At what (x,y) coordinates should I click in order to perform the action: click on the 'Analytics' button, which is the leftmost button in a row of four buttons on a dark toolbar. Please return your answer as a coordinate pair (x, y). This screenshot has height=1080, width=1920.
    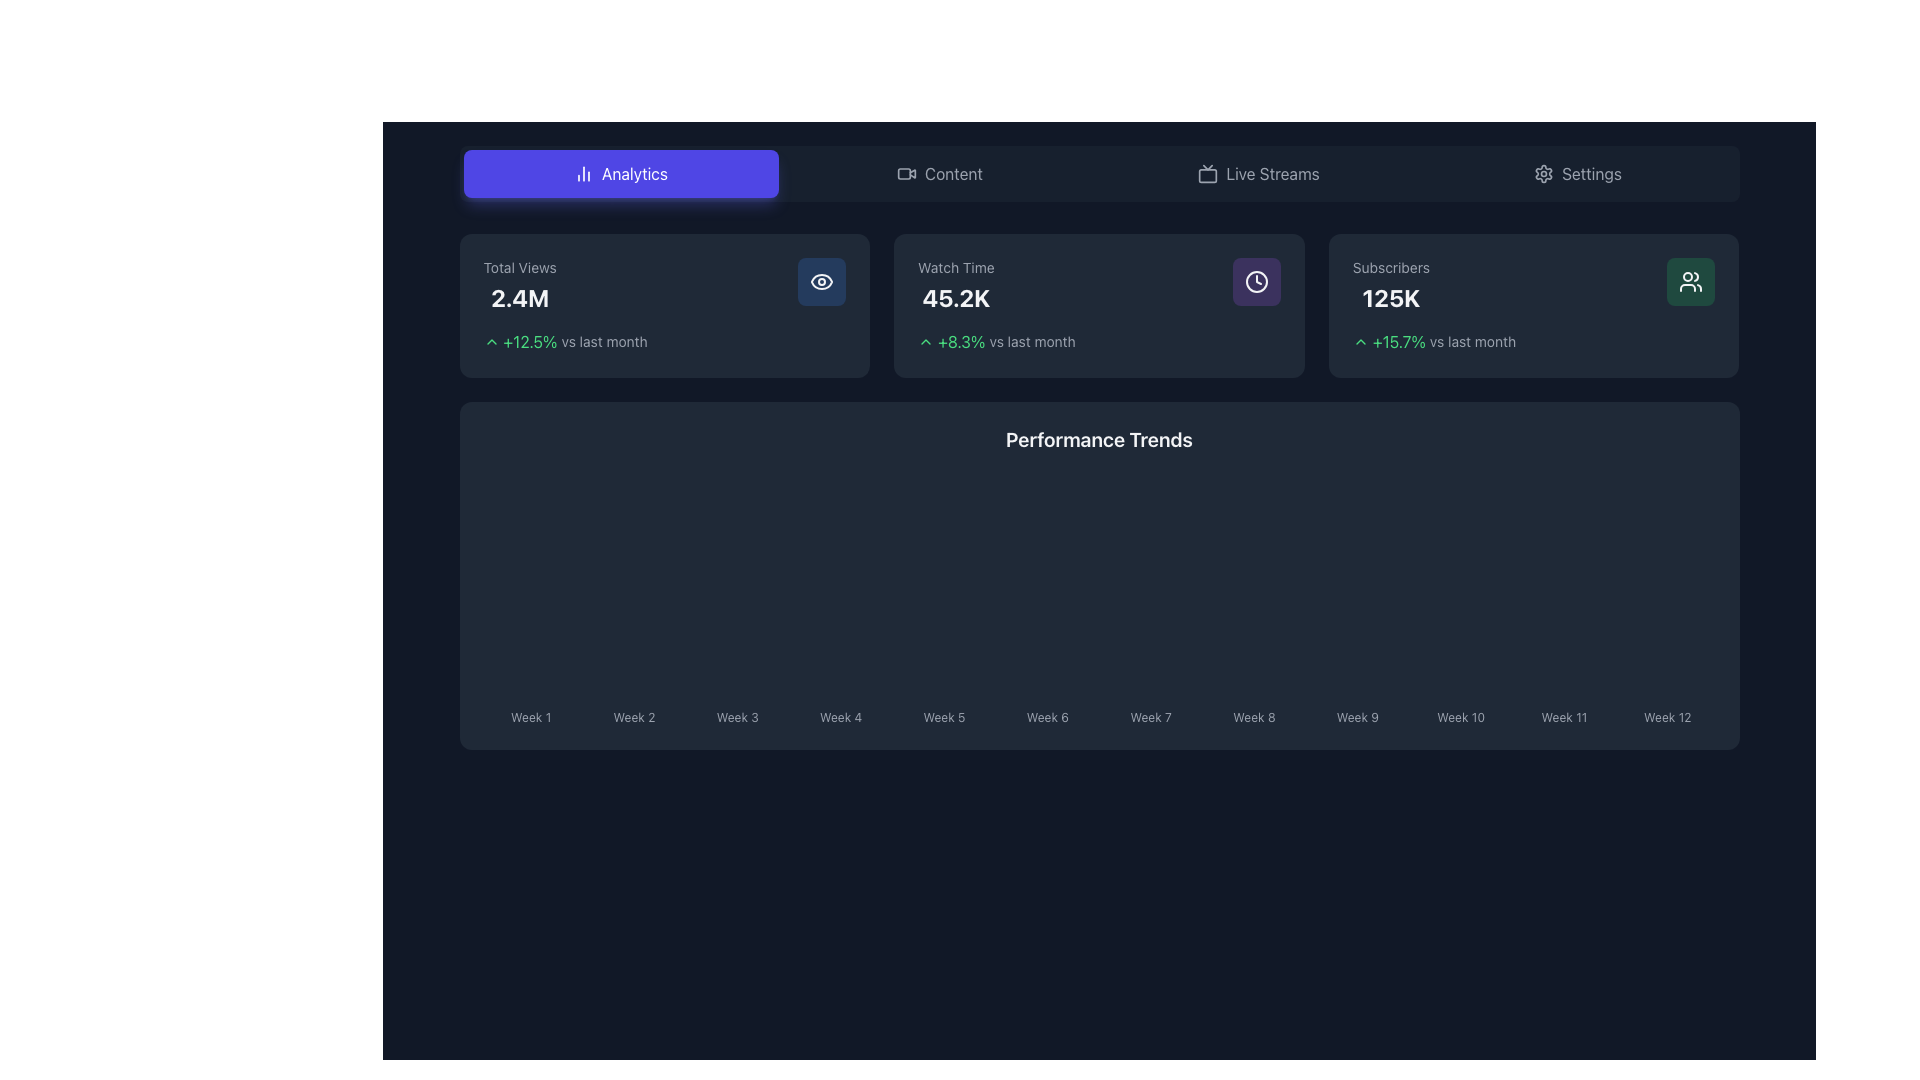
    Looking at the image, I should click on (619, 172).